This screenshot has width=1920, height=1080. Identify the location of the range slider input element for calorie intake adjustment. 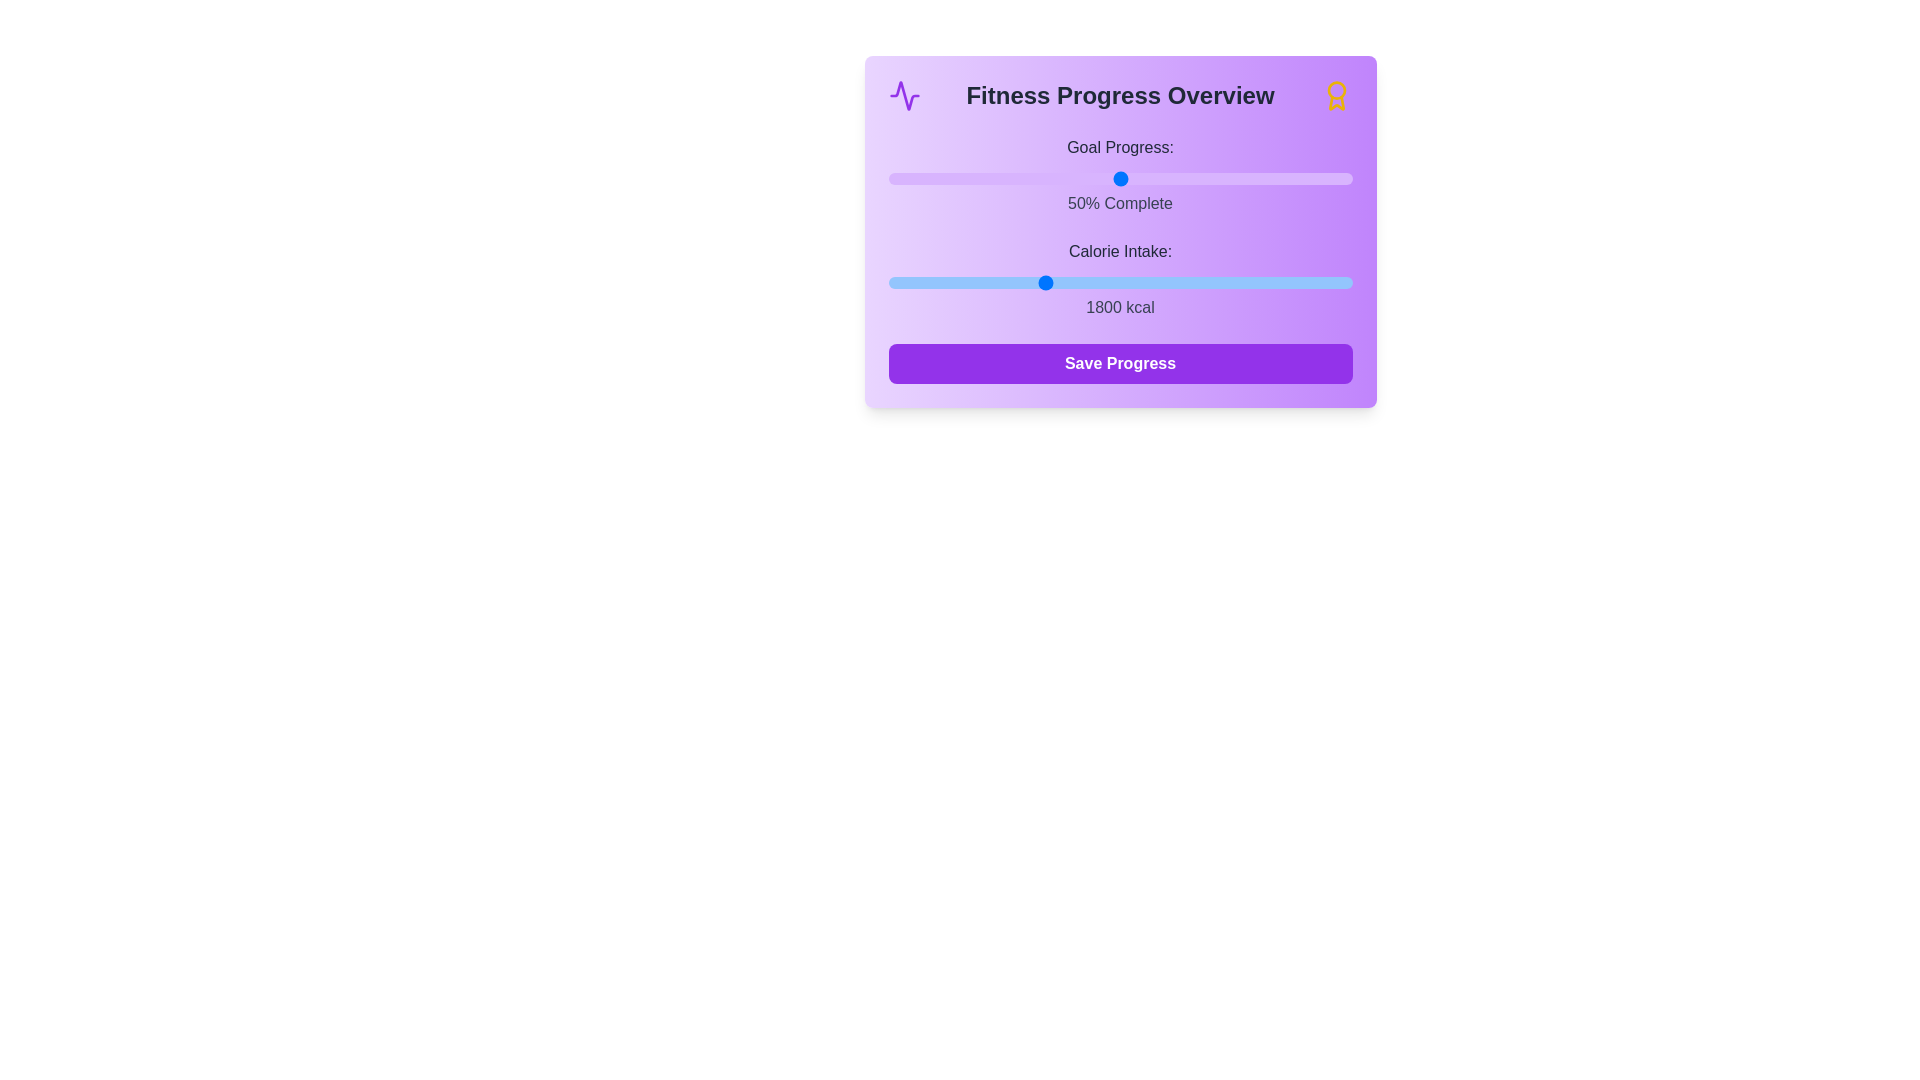
(1120, 282).